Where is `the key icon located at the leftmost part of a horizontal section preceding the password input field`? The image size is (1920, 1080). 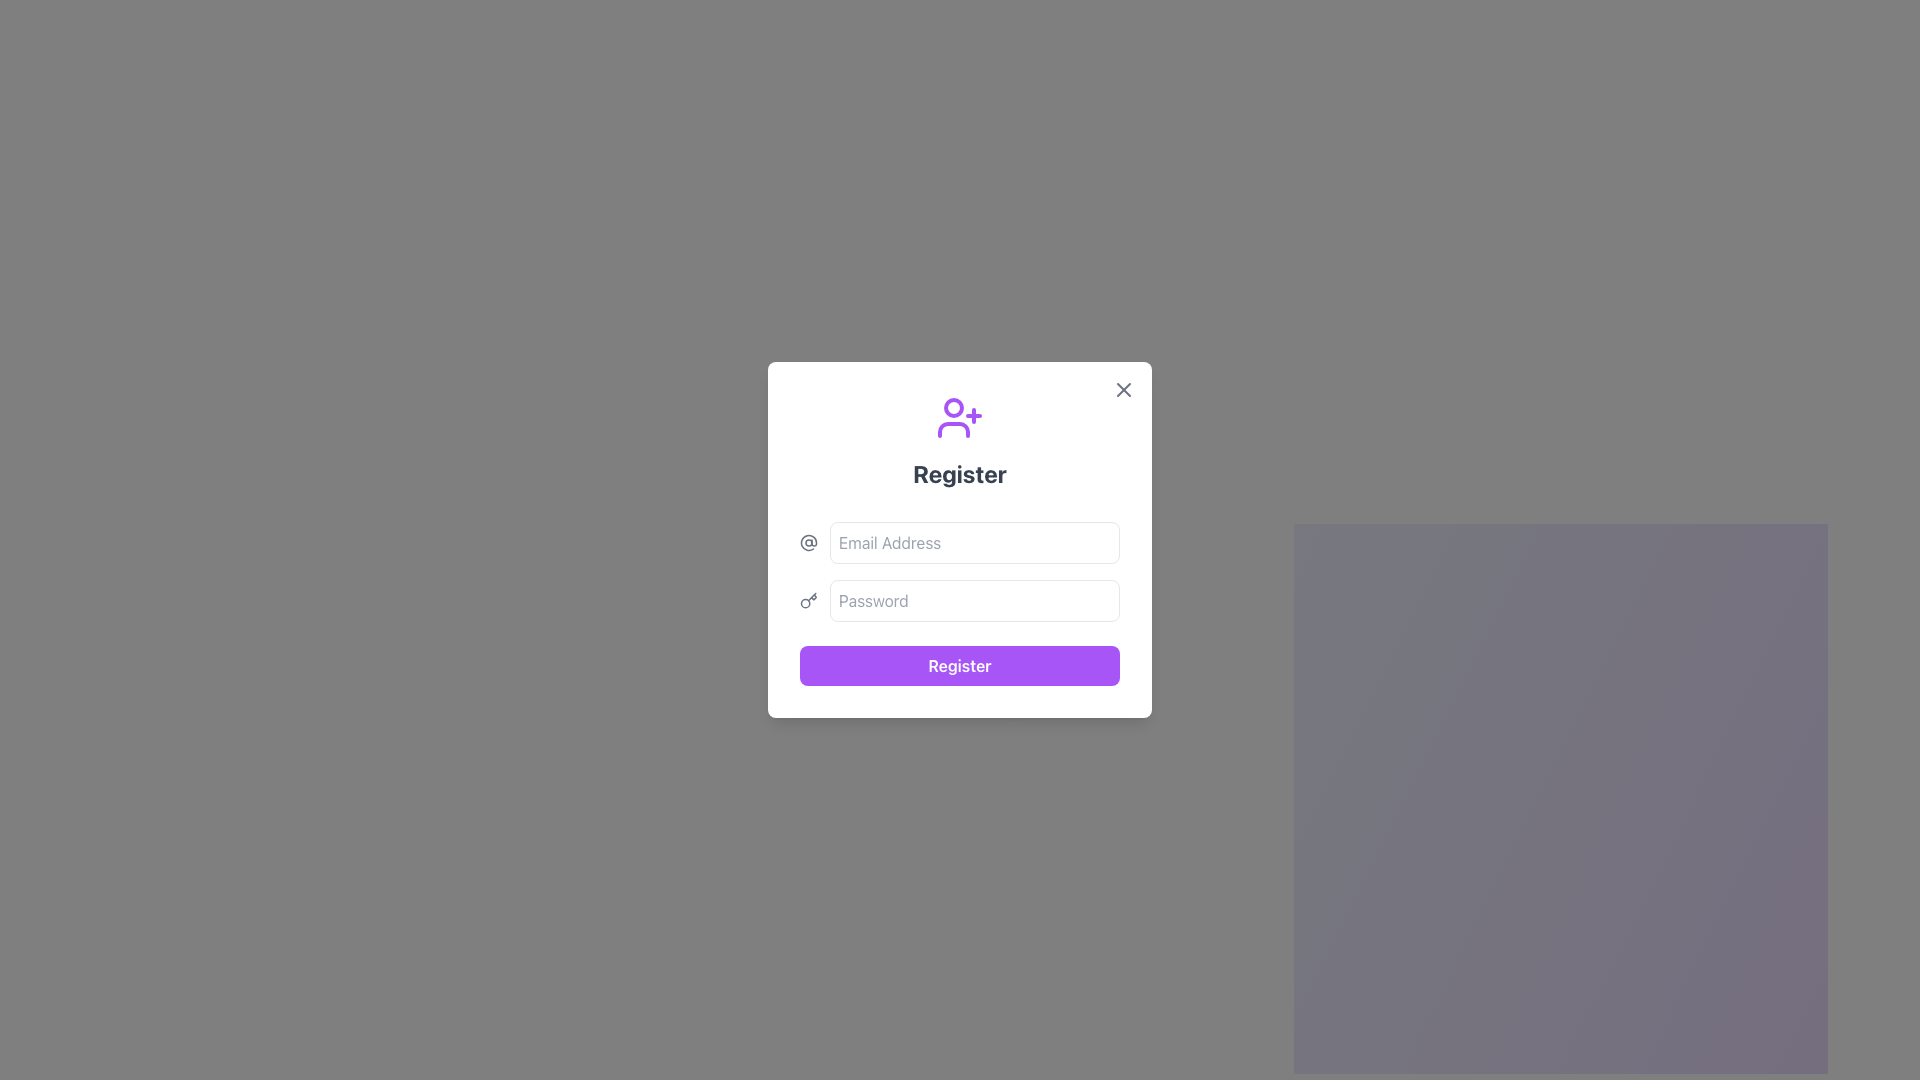 the key icon located at the leftmost part of a horizontal section preceding the password input field is located at coordinates (809, 600).